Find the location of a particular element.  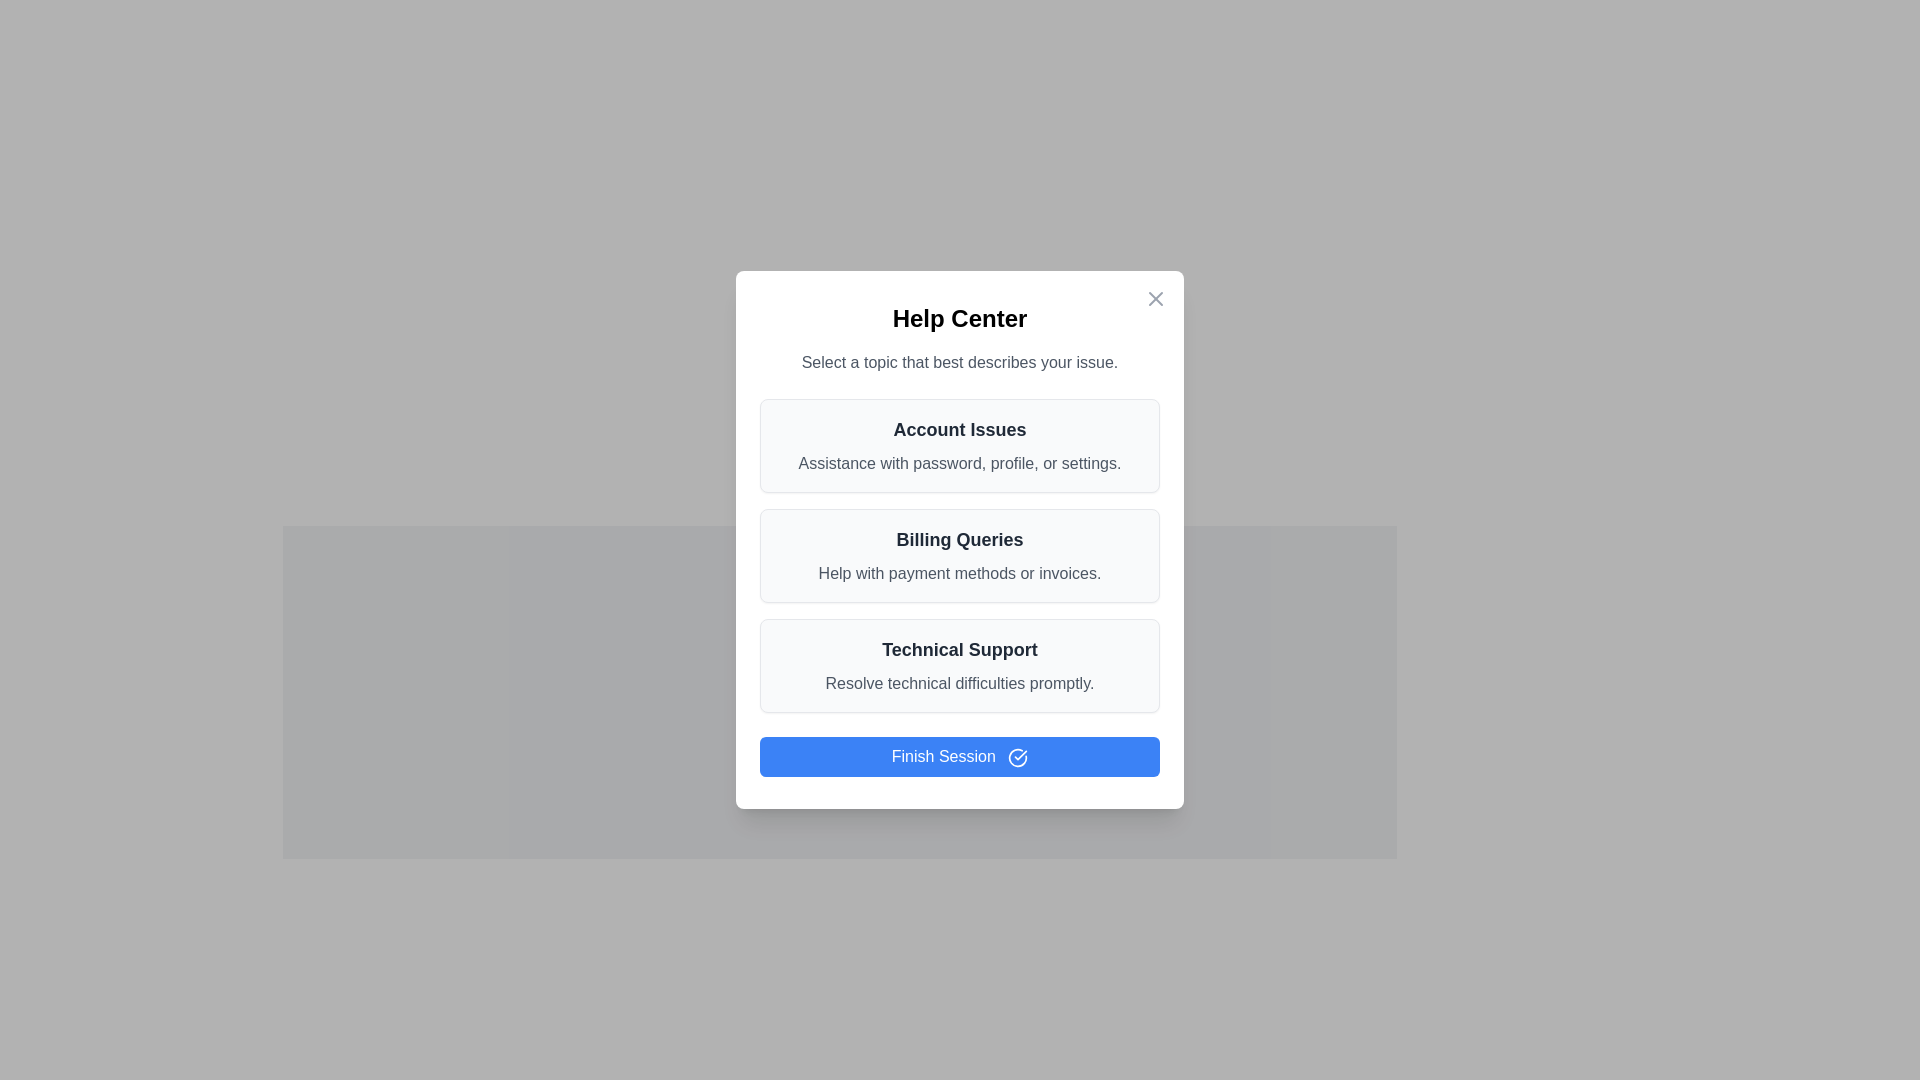

the confirmation icon indicating the completion of the 'Finish Session' button located at the bottom right of the Help Center dialog is located at coordinates (1018, 757).